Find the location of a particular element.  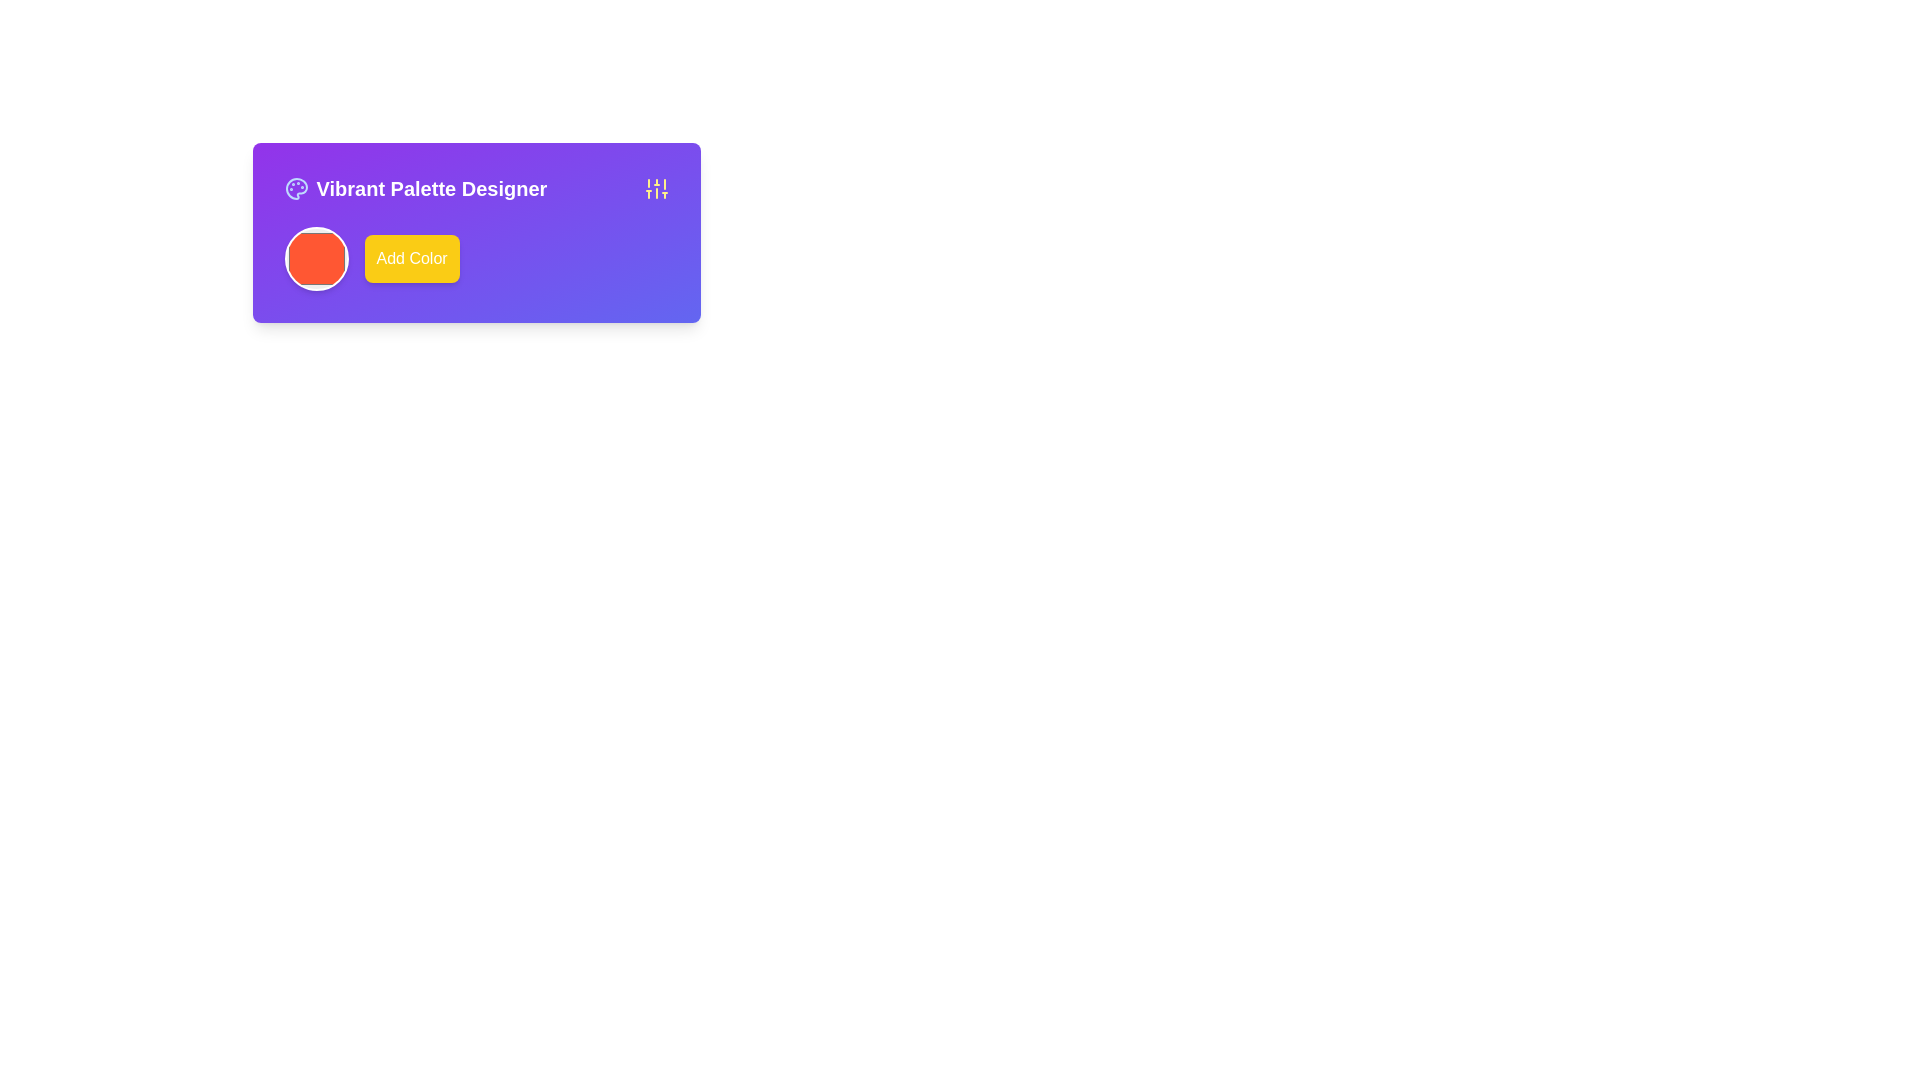

the Circular color picker located in the 'Vibrant Palette Designer' interface is located at coordinates (315, 257).